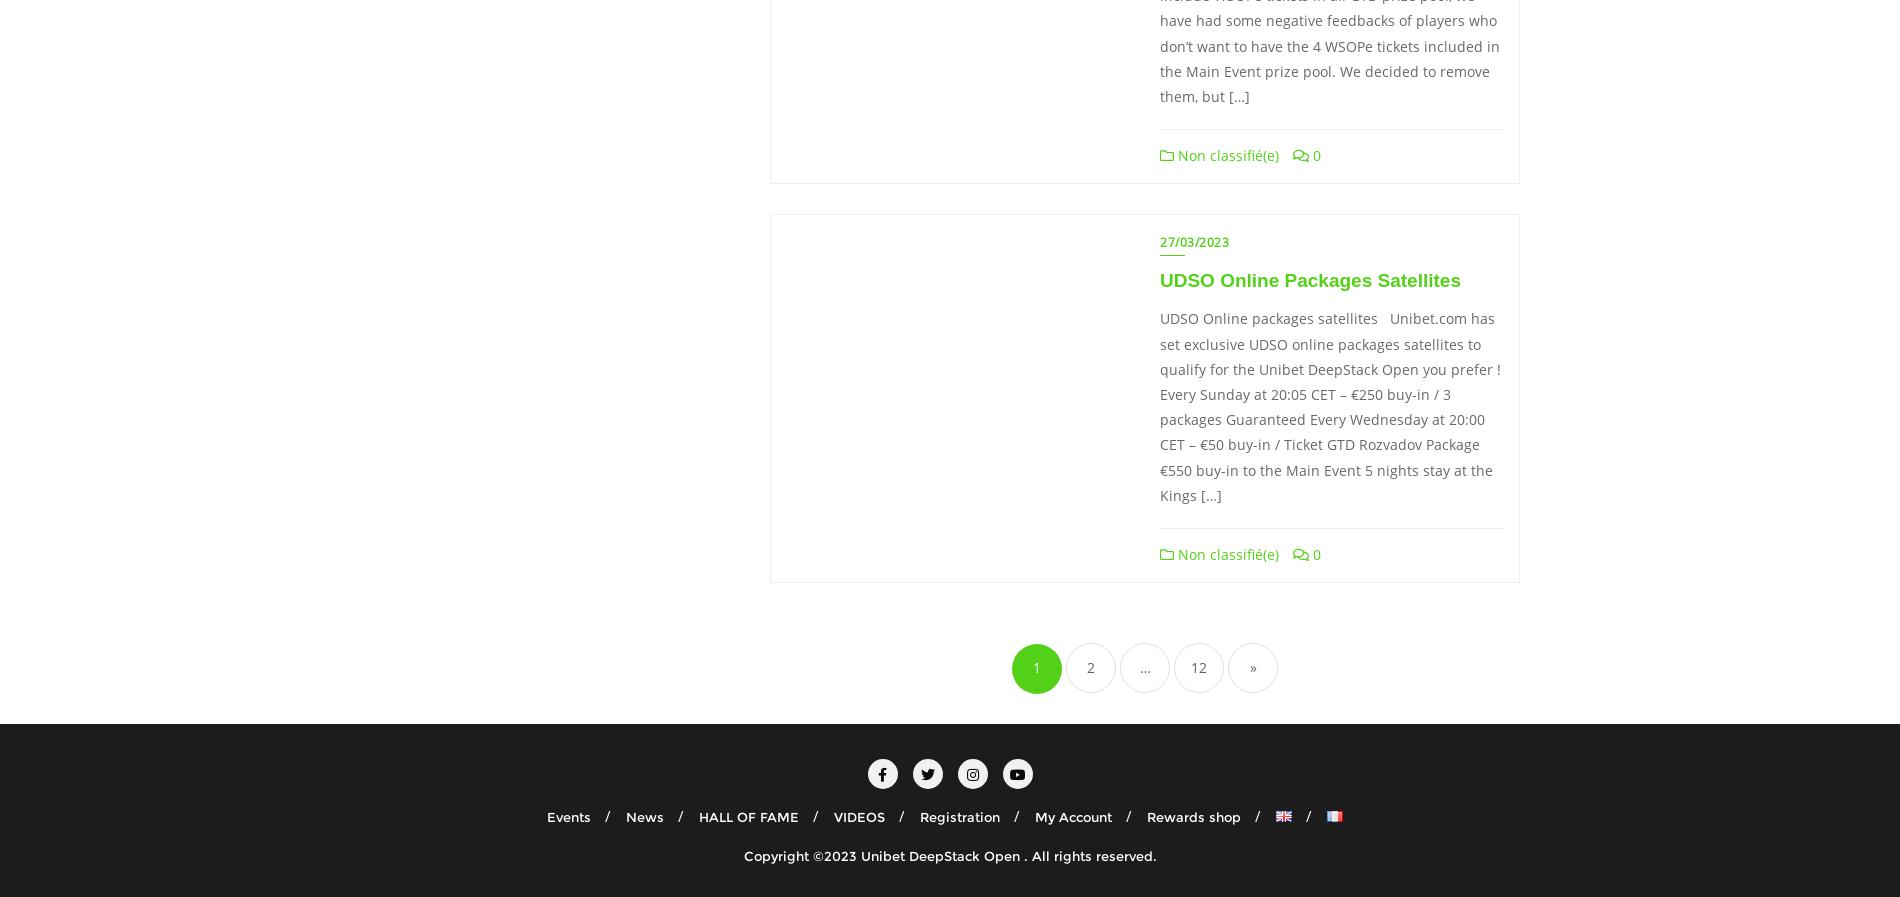  Describe the element at coordinates (747, 816) in the screenshot. I see `'HALL OF FAME'` at that location.